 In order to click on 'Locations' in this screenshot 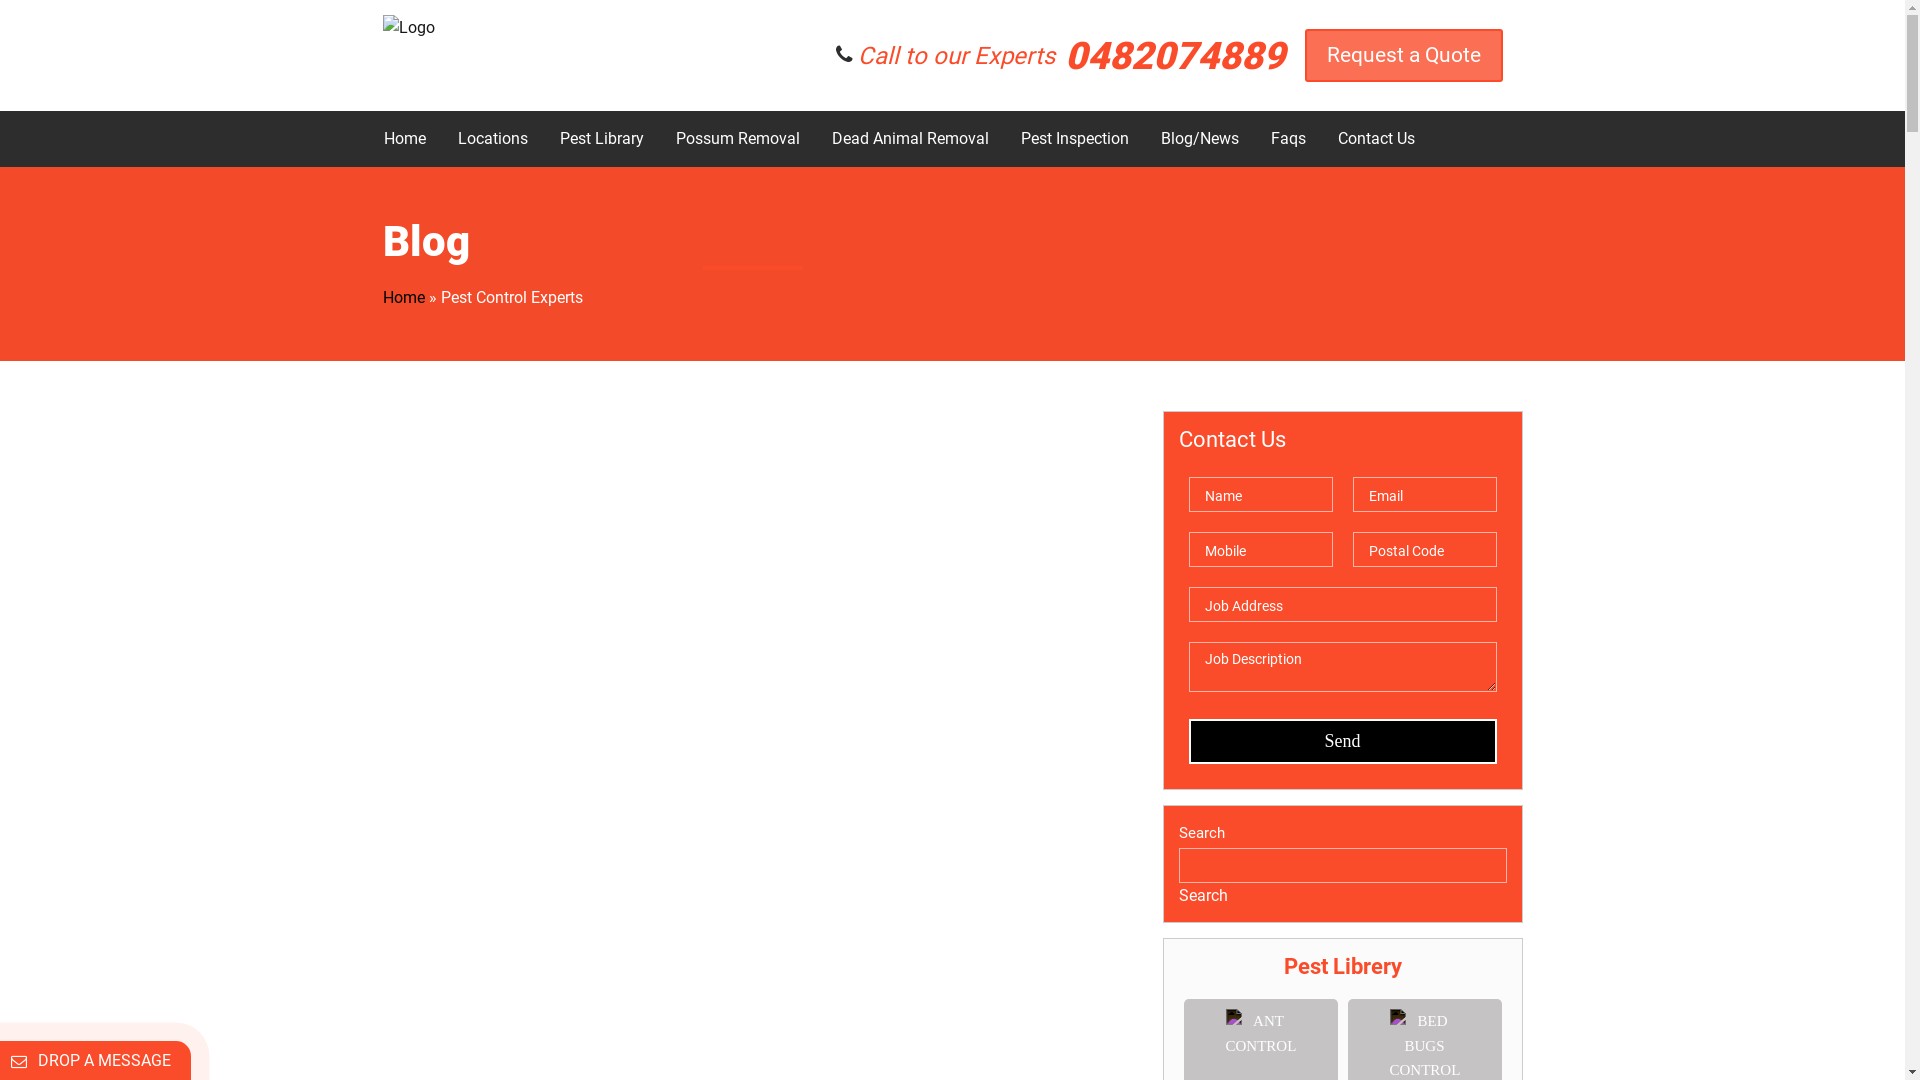, I will do `click(491, 137)`.